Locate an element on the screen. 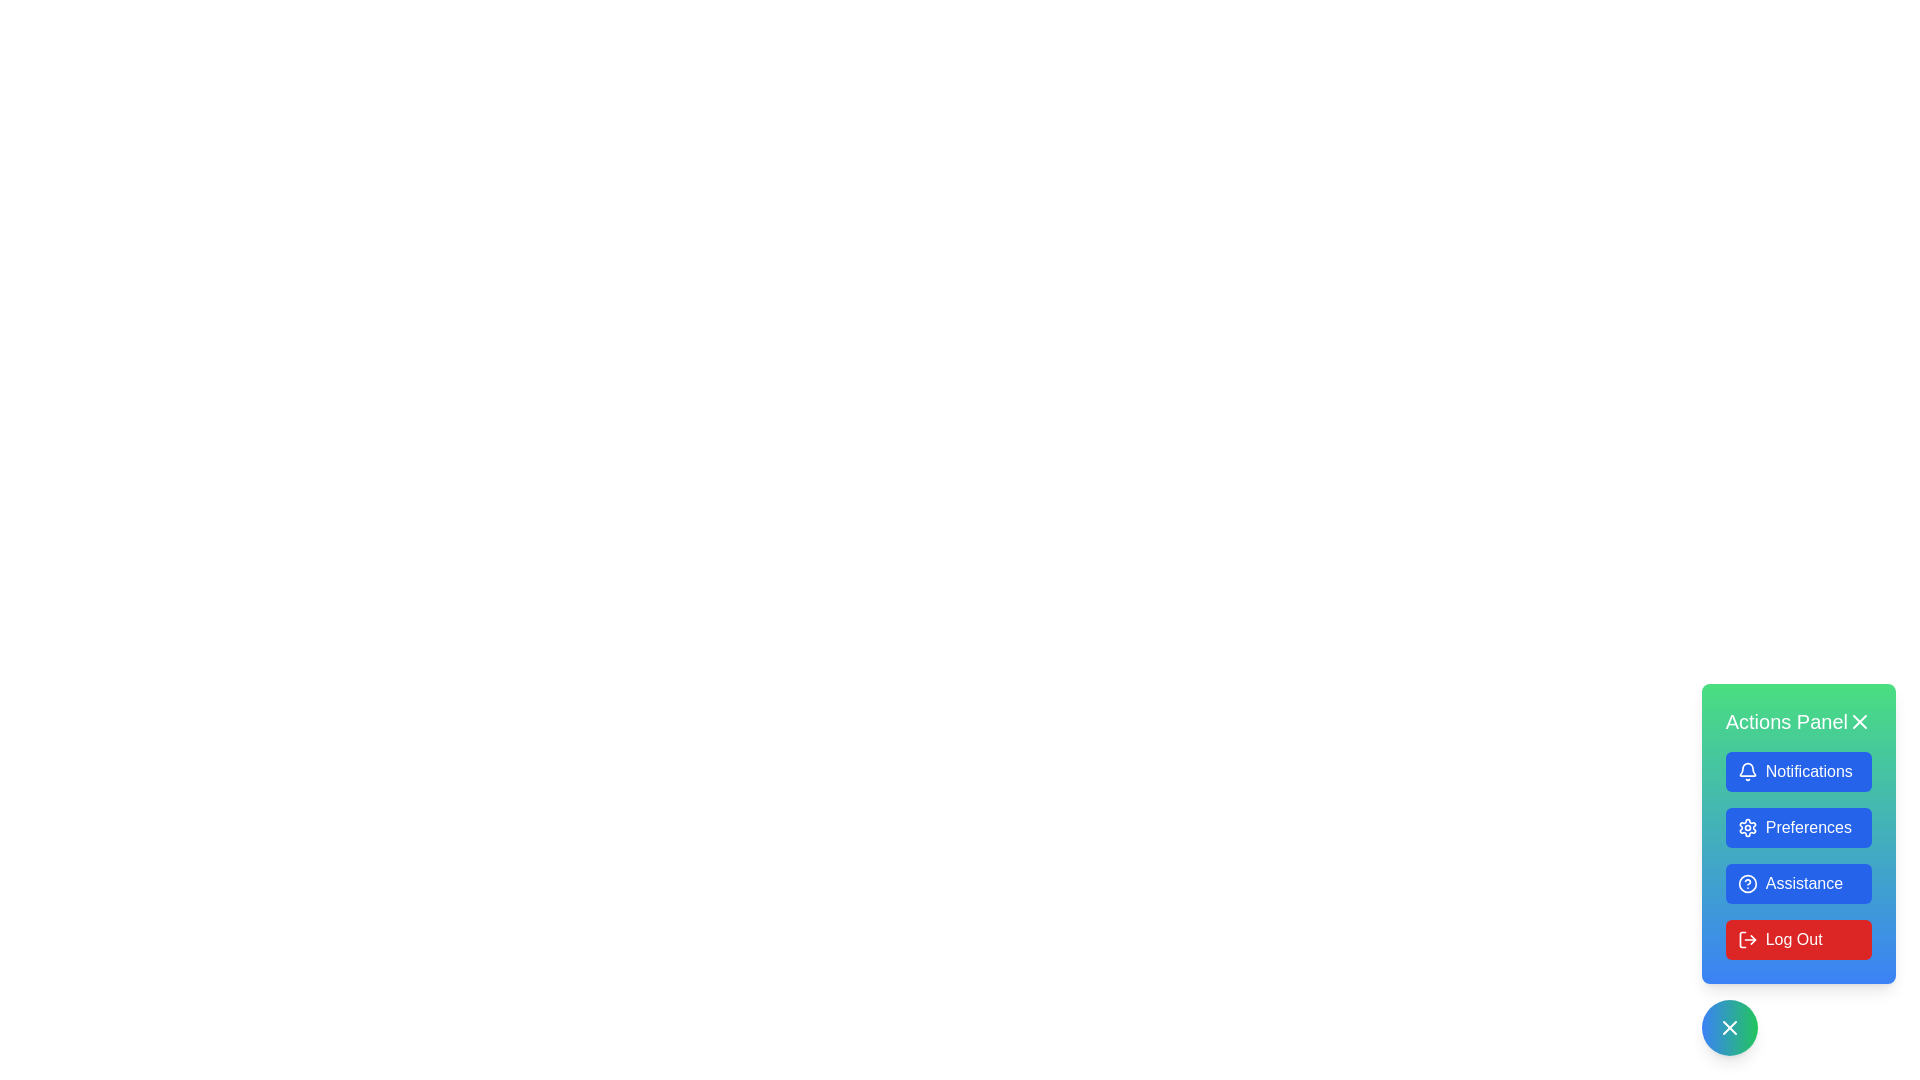 The image size is (1920, 1080). the close button represented by an 'X' icon located in the upper-right corner of the green header labeled 'Actions Panel' is located at coordinates (1859, 721).